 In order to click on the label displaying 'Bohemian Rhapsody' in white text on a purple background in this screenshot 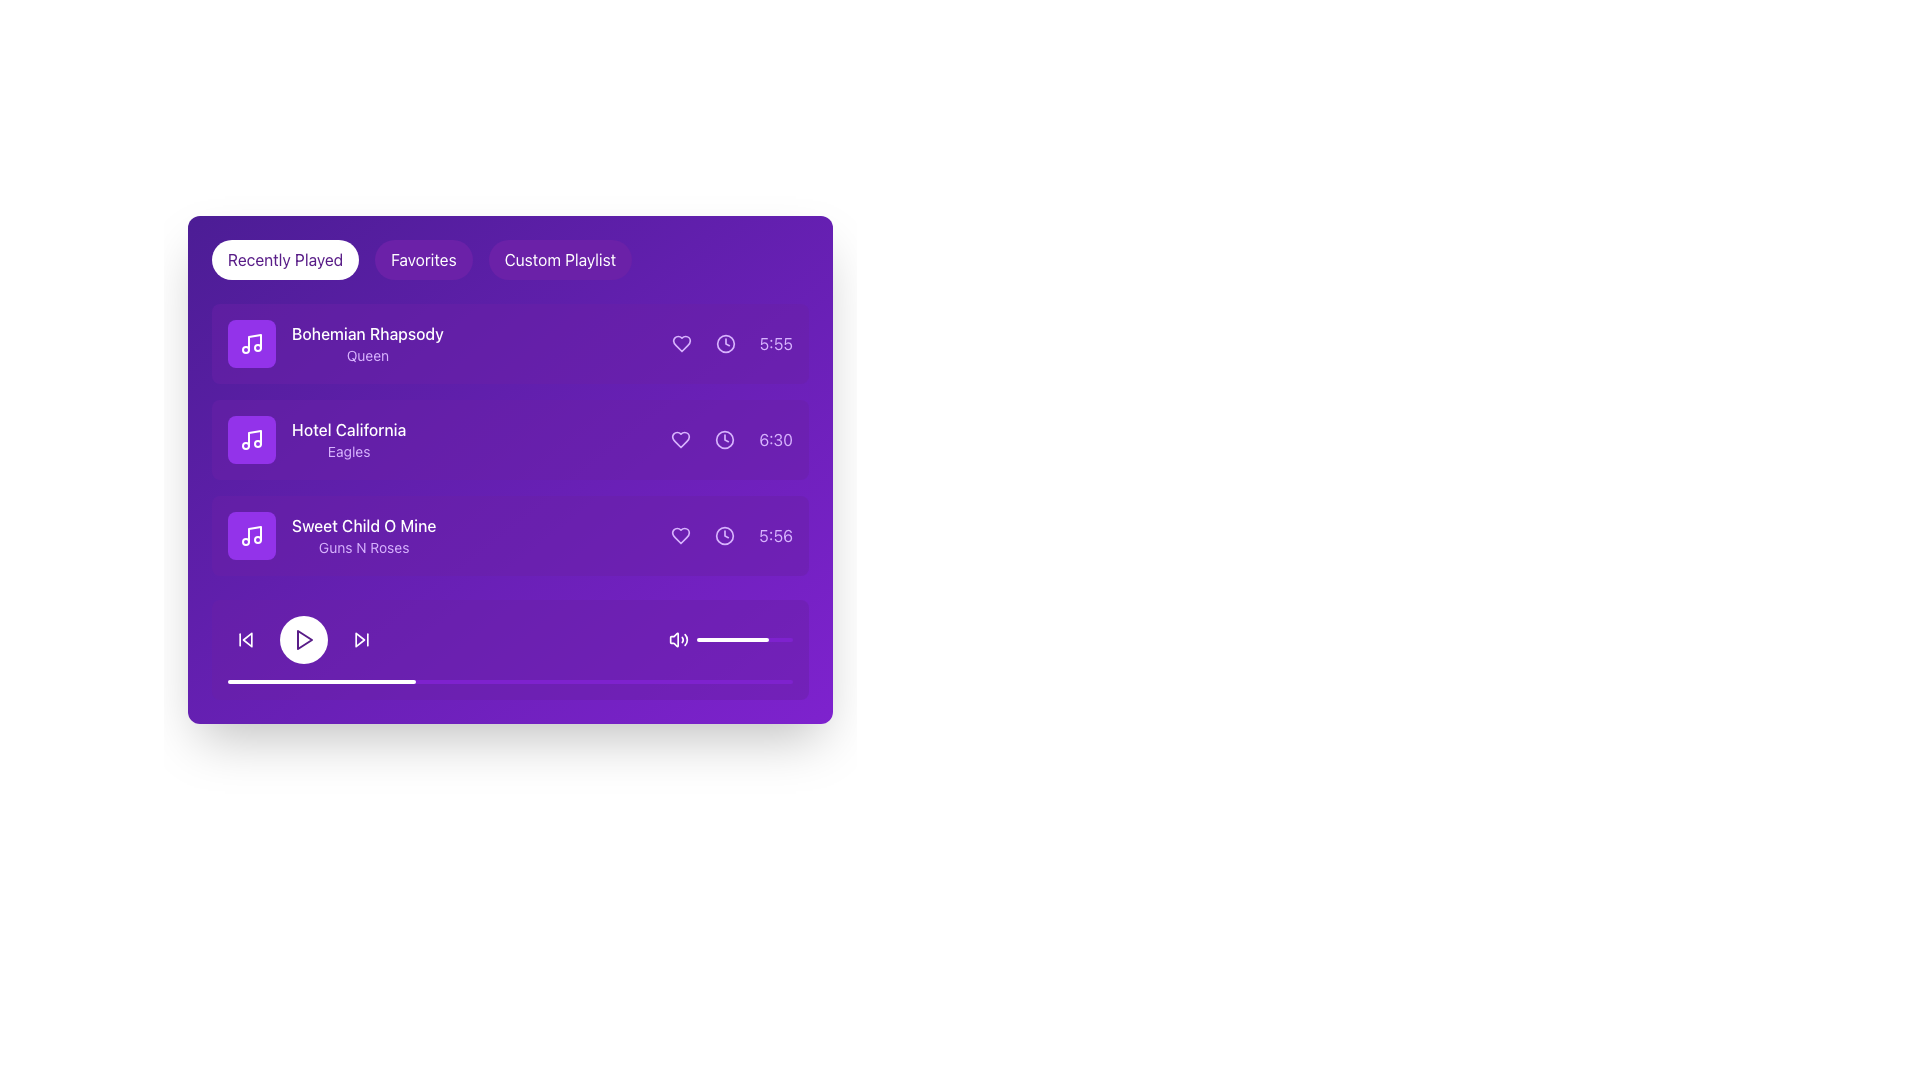, I will do `click(367, 333)`.